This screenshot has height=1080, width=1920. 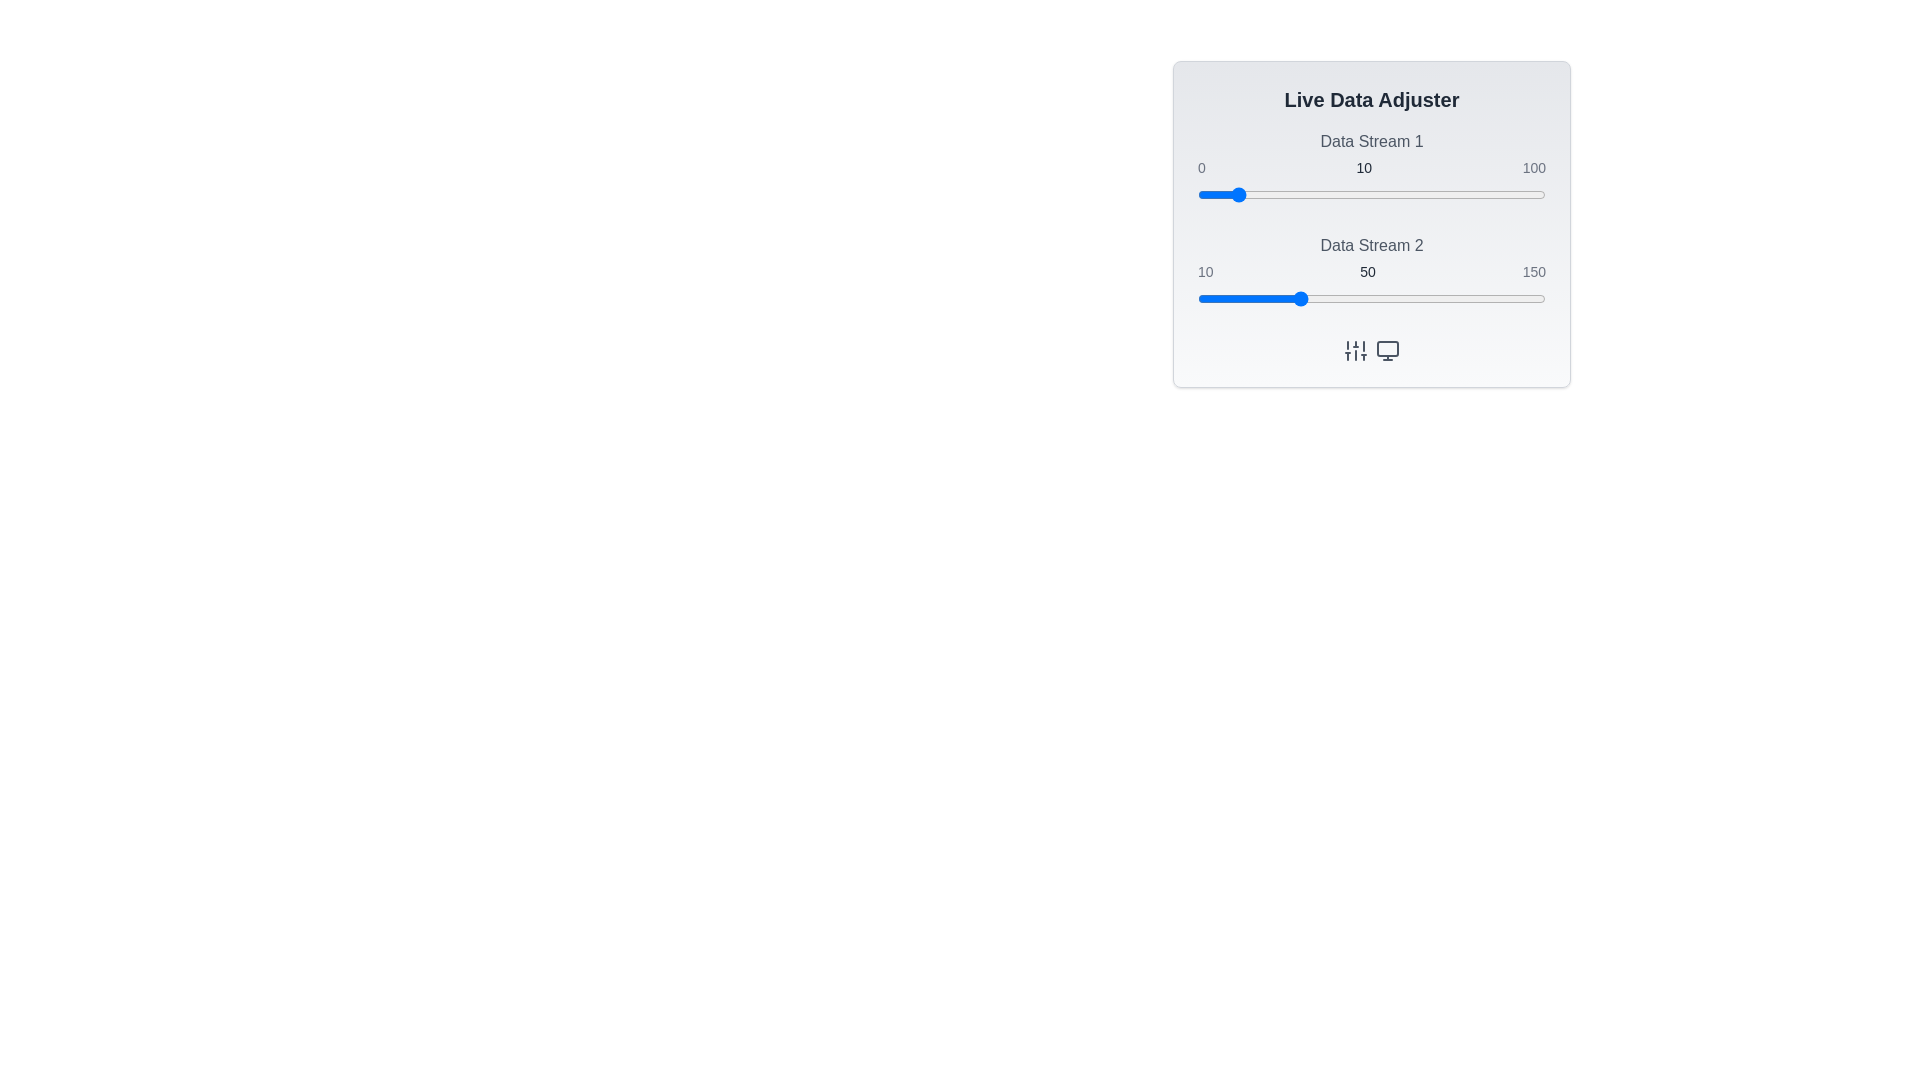 I want to click on the Data Stream 1 value, so click(x=1416, y=195).